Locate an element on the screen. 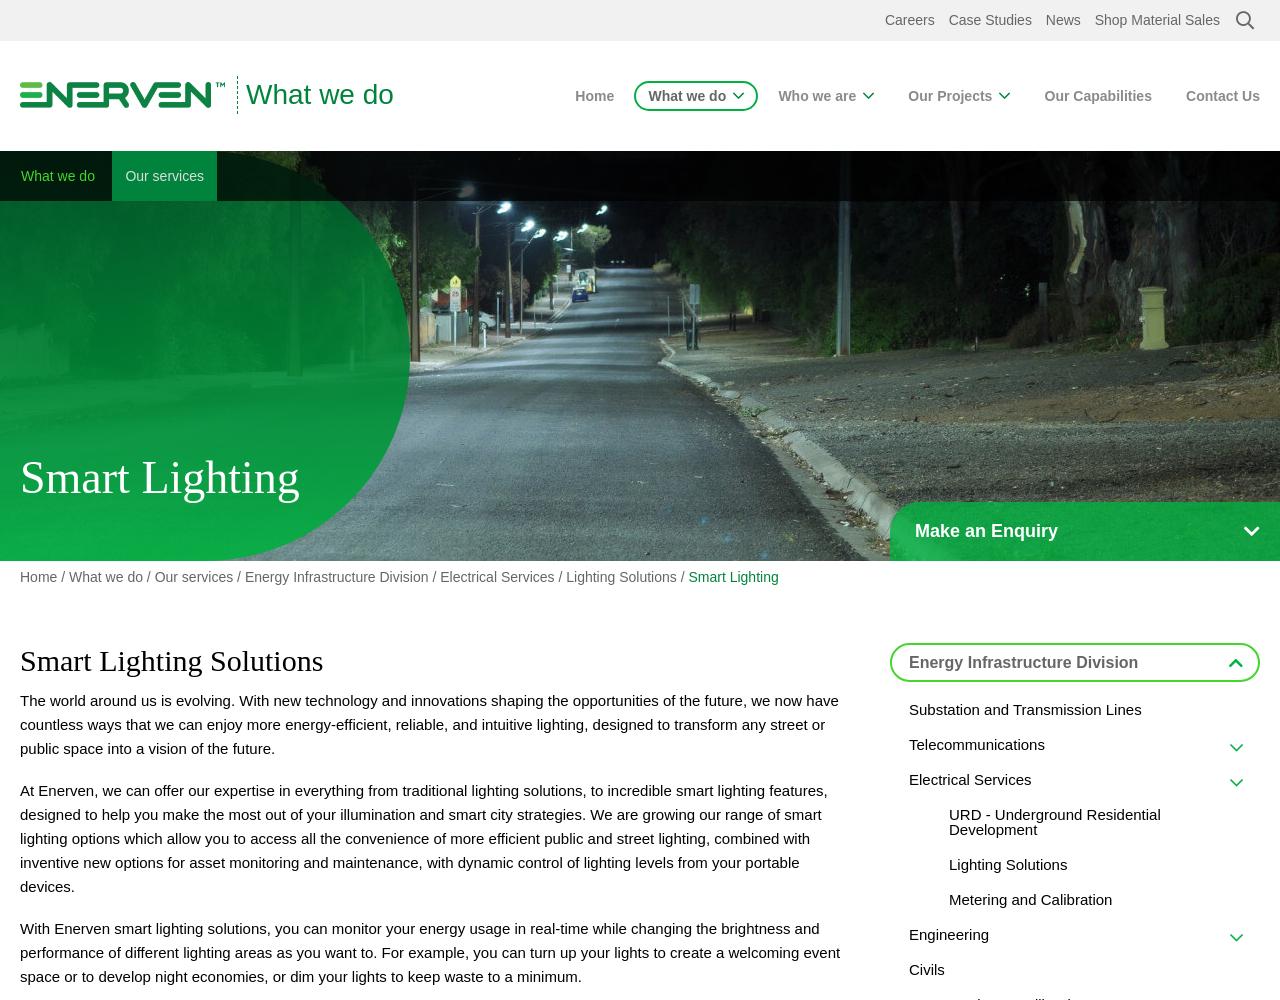 The image size is (1280, 1000). 'Contact Us' is located at coordinates (1222, 95).